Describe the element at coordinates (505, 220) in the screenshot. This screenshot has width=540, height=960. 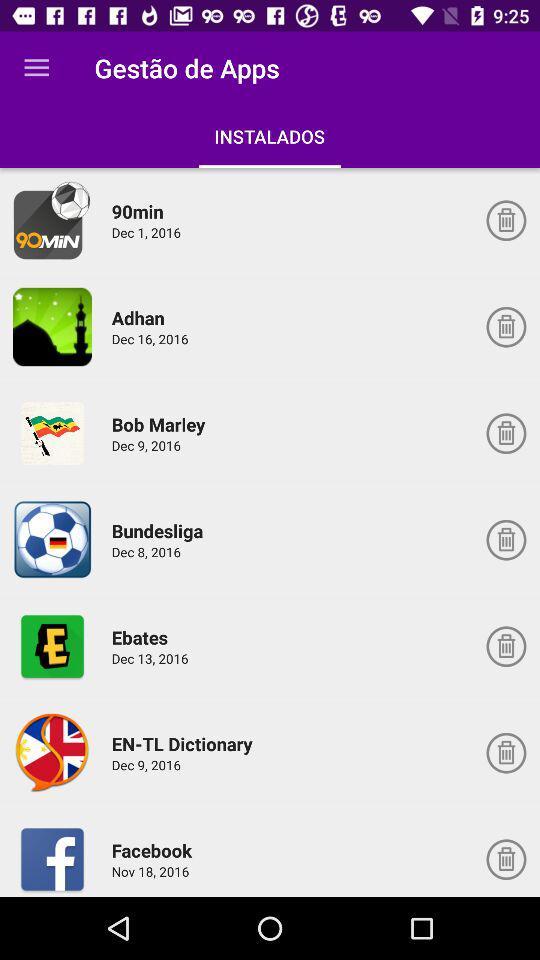
I see `delete` at that location.